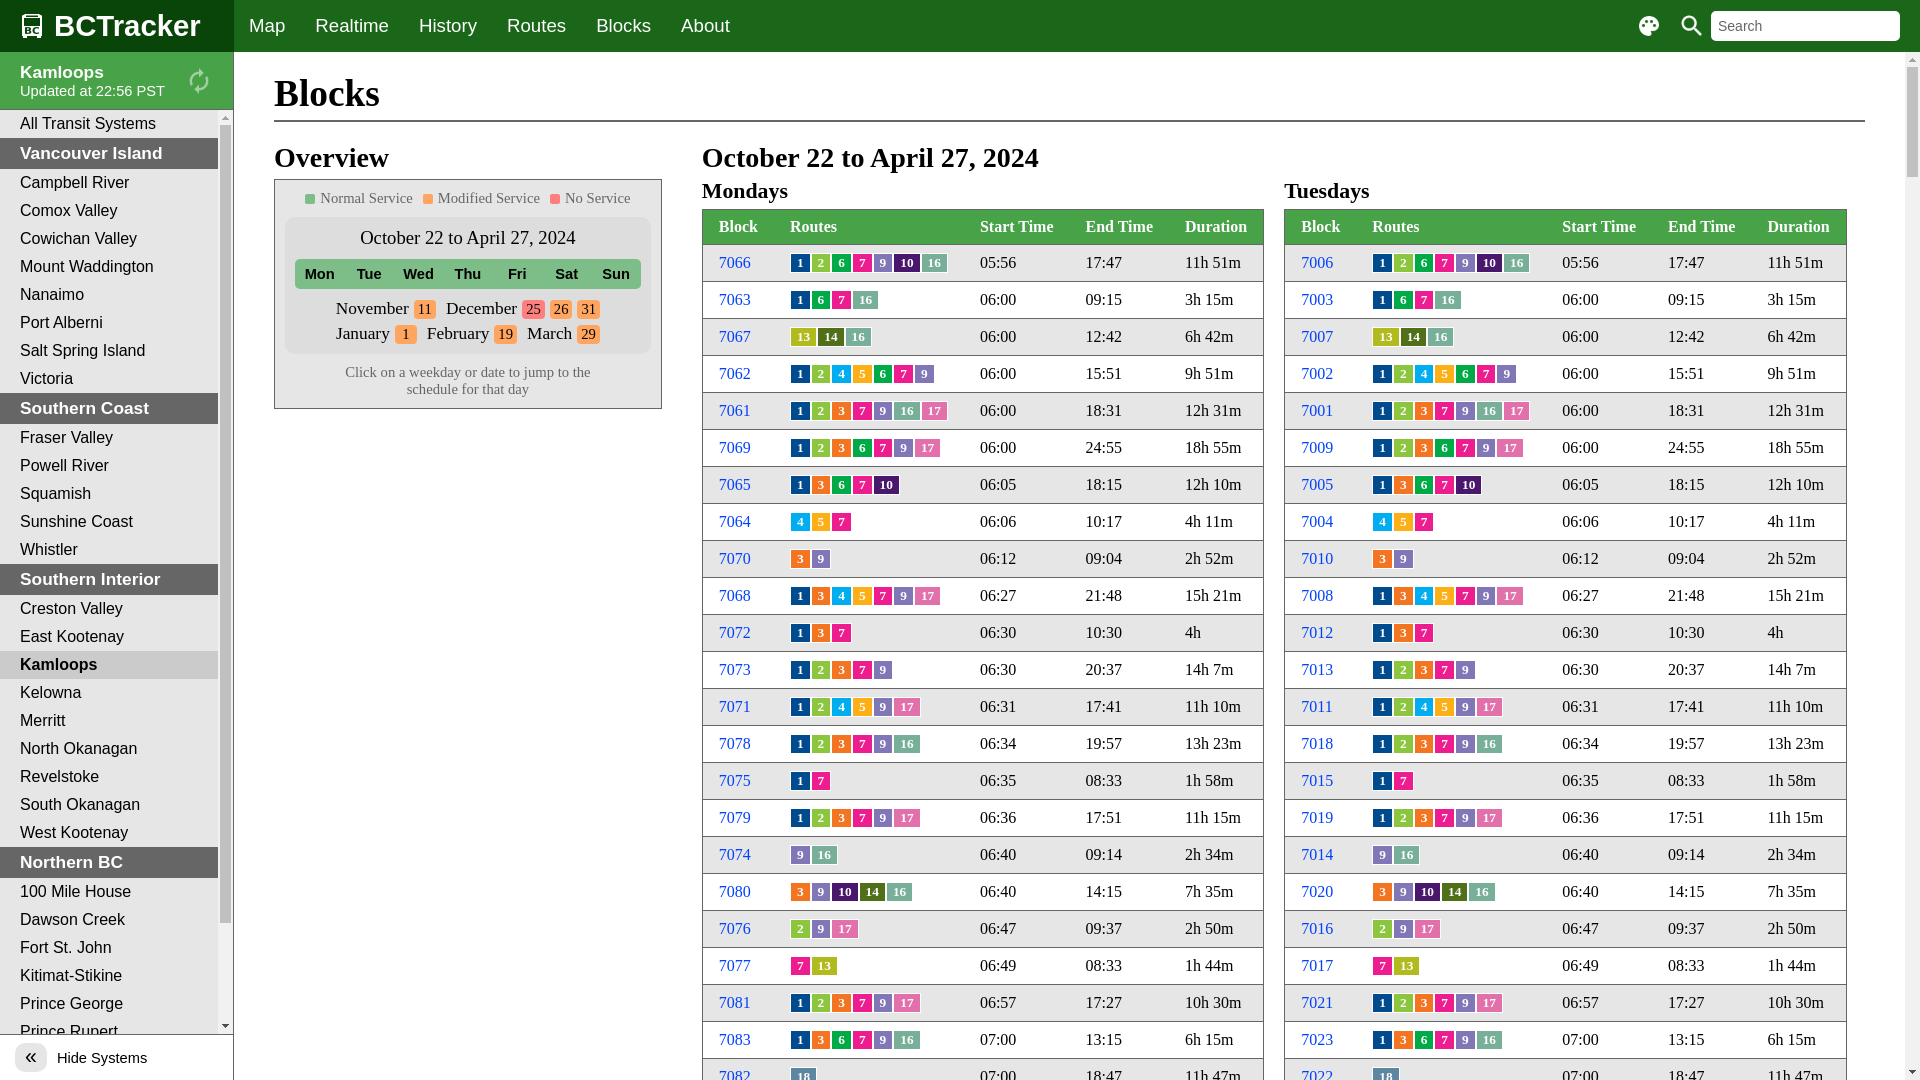 The width and height of the screenshot is (1920, 1080). What do you see at coordinates (821, 374) in the screenshot?
I see `'2'` at bounding box center [821, 374].